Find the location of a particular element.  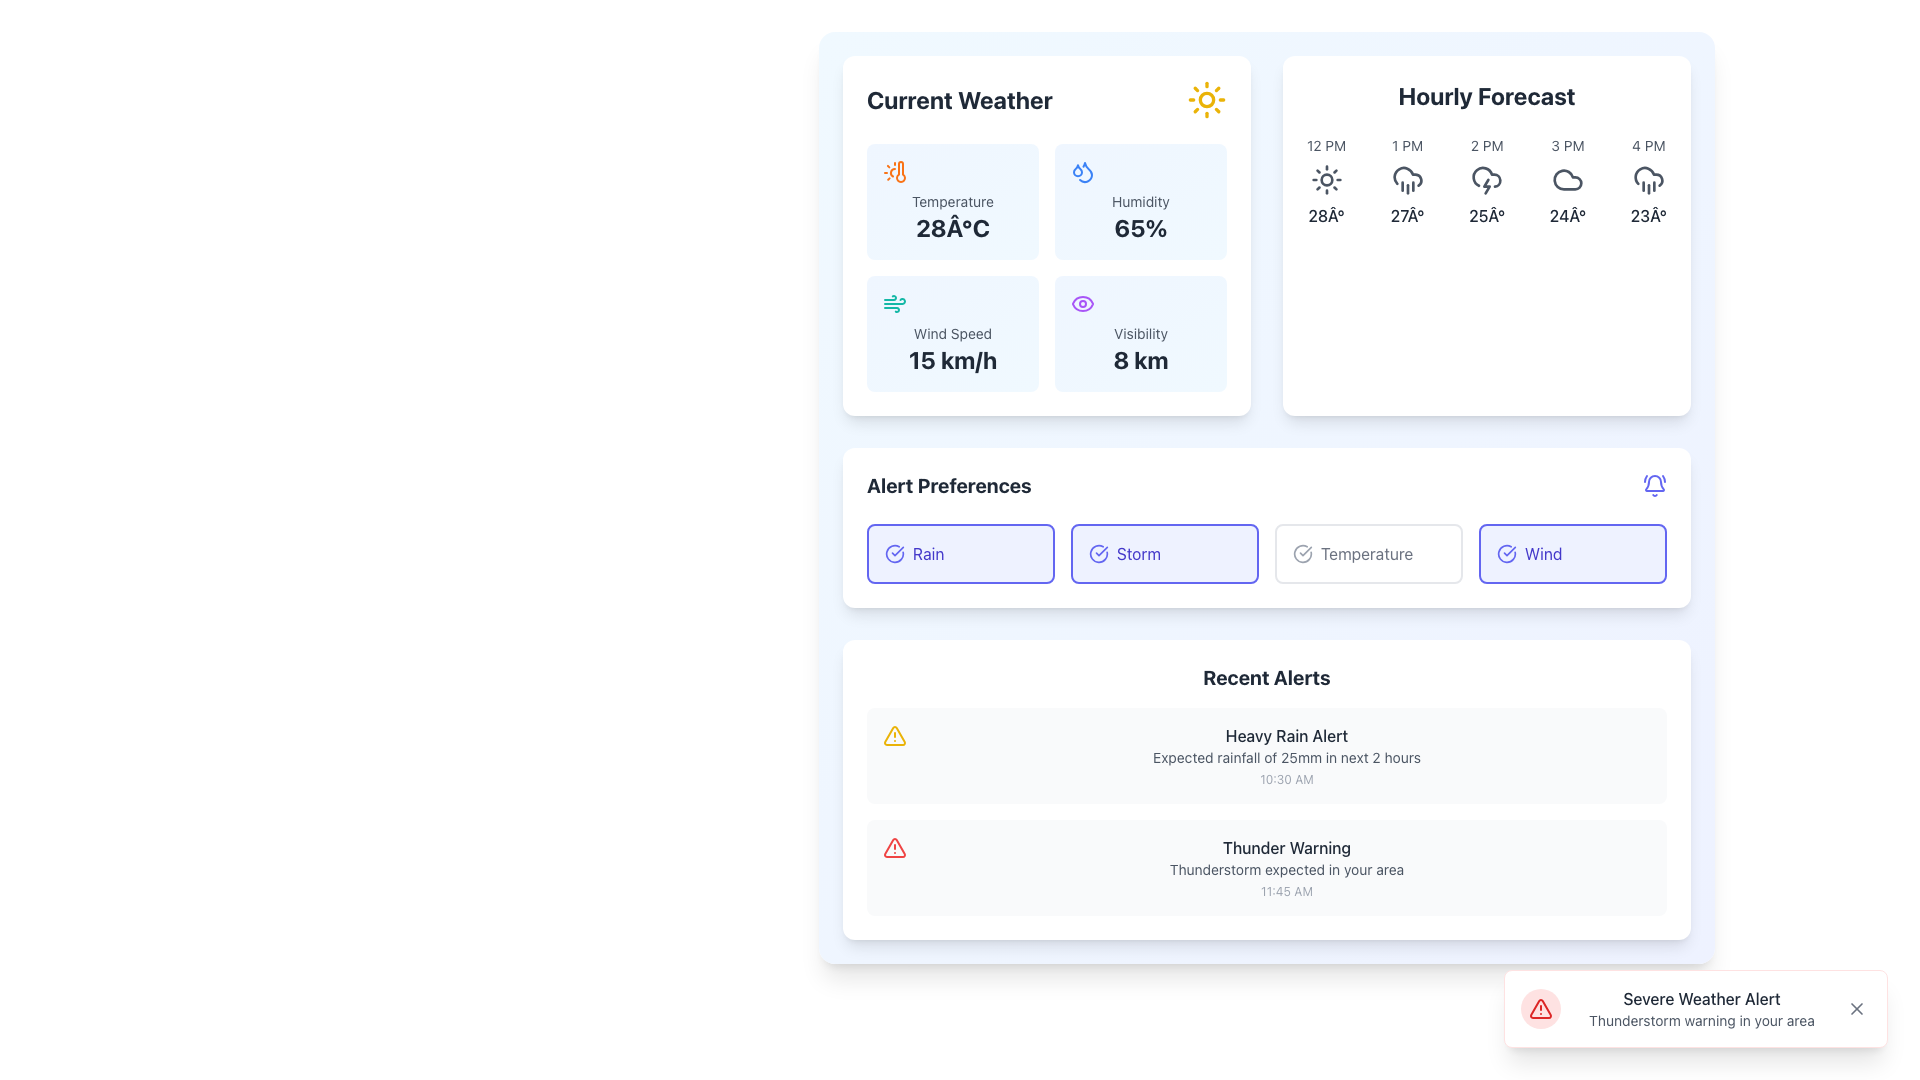

the indigo bell icon with ringing sound waves located in the 'Alert Preferences' section, to the far right of the title text 'Alert Preferences.' is located at coordinates (1655, 486).